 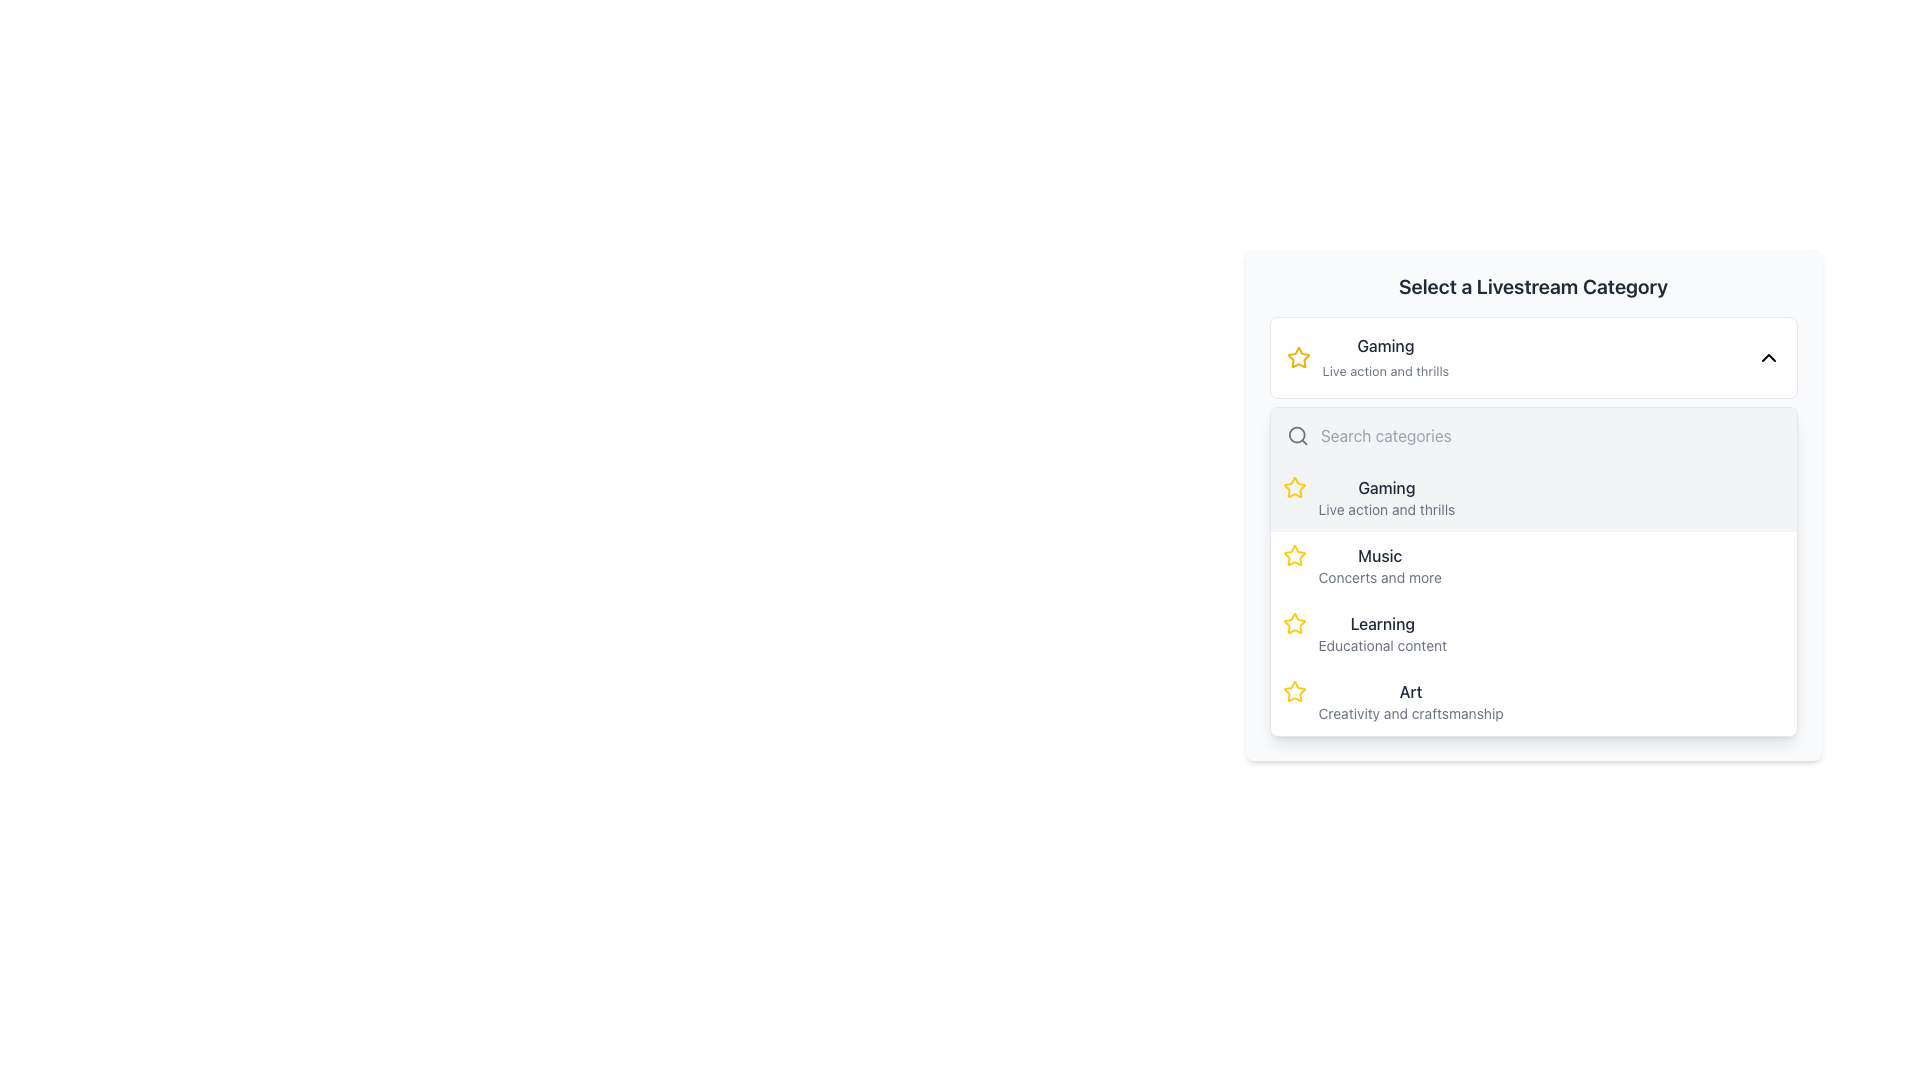 I want to click on text from the Text Label displaying the category title 'Learning', which is located above 'Art' and below 'Music' in the selection system for livestream categories, so click(x=1381, y=623).